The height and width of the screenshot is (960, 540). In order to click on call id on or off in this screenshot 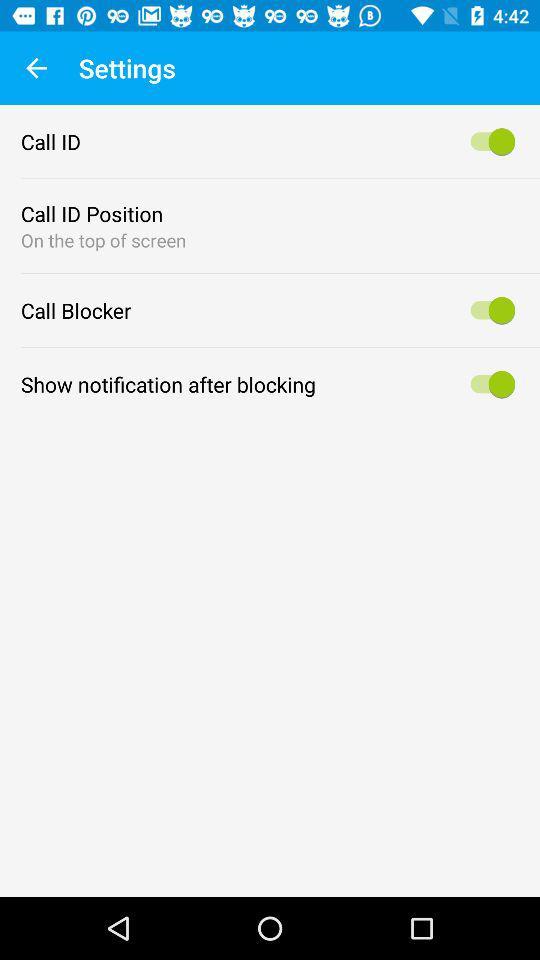, I will do `click(488, 140)`.